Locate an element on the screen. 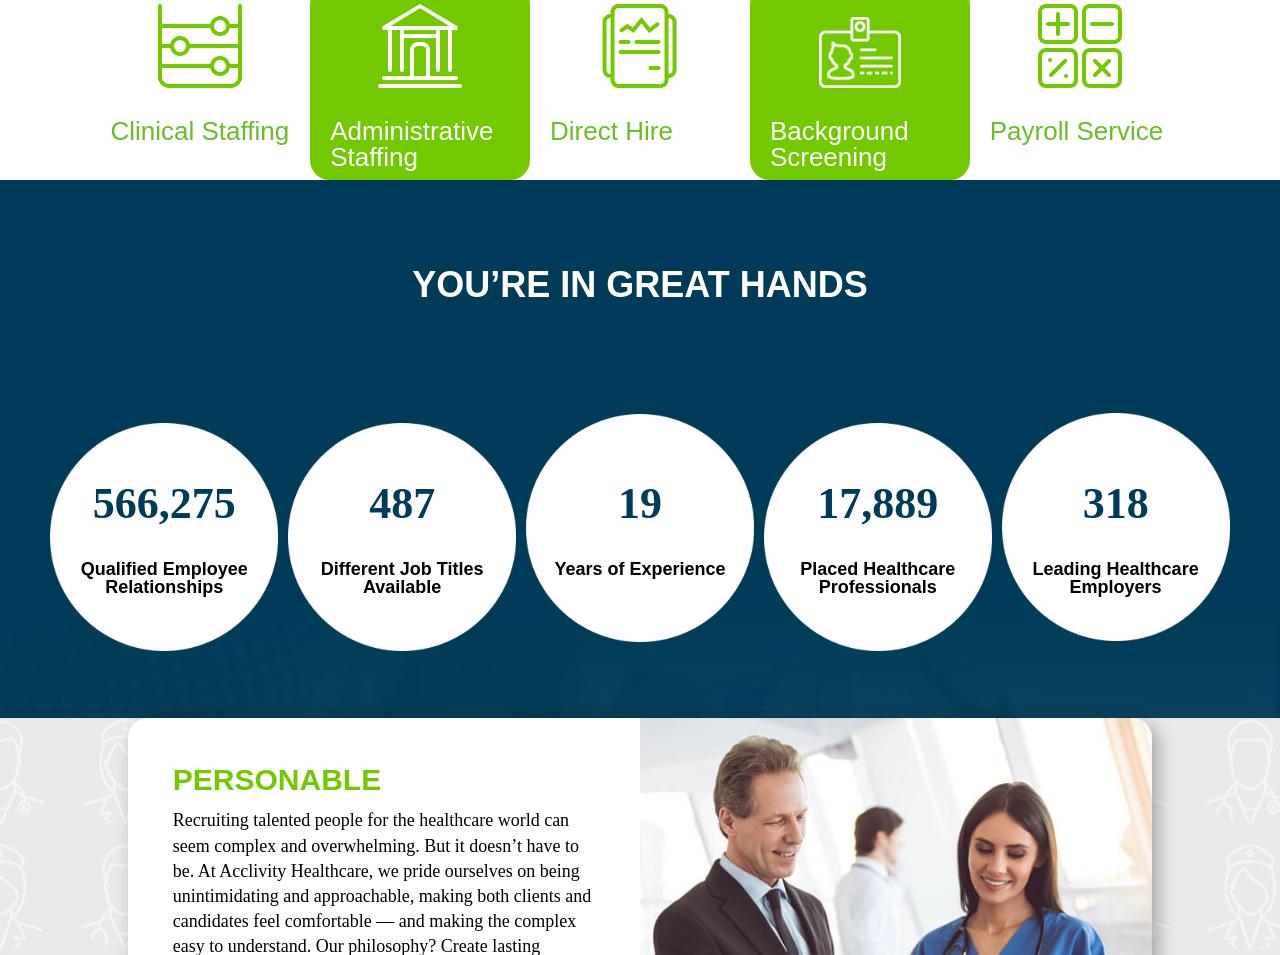 The height and width of the screenshot is (955, 1280). '487' is located at coordinates (401, 503).